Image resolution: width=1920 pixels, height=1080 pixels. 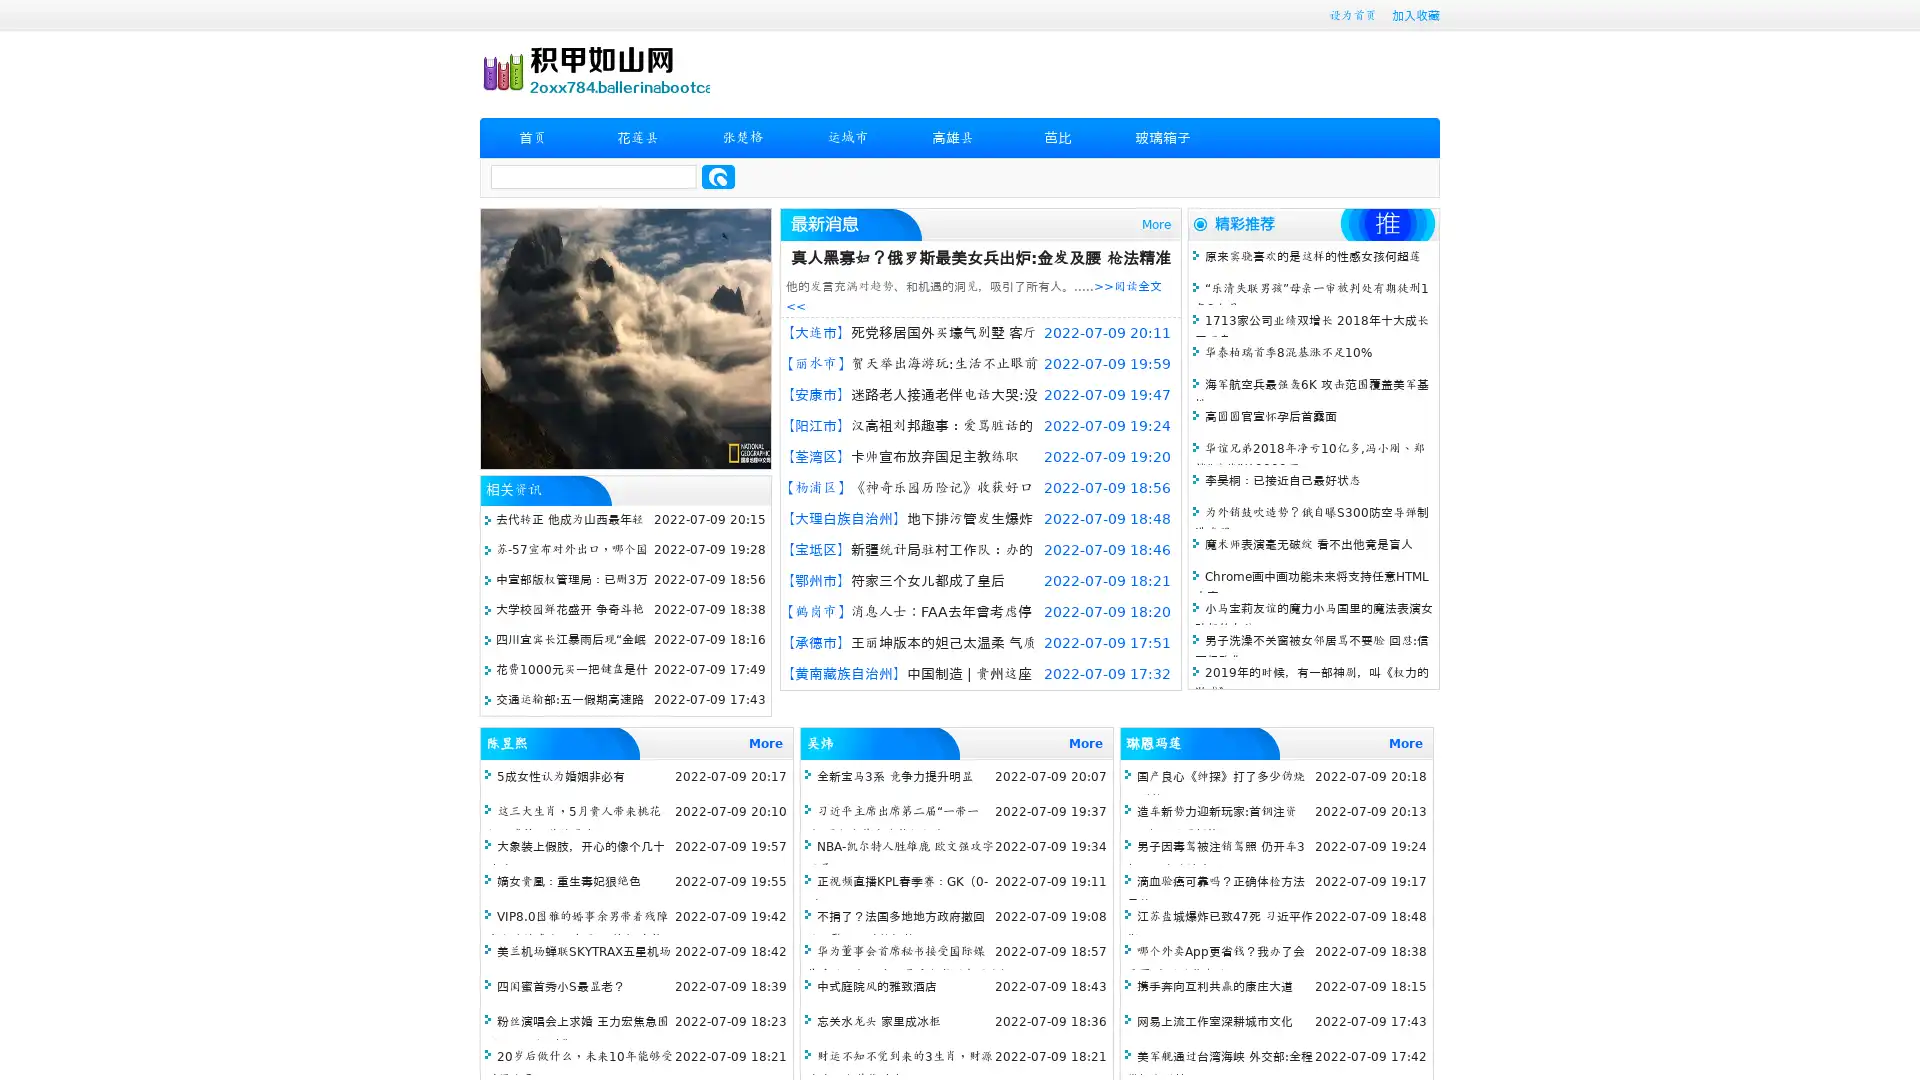 What do you see at coordinates (718, 176) in the screenshot?
I see `Search` at bounding box center [718, 176].